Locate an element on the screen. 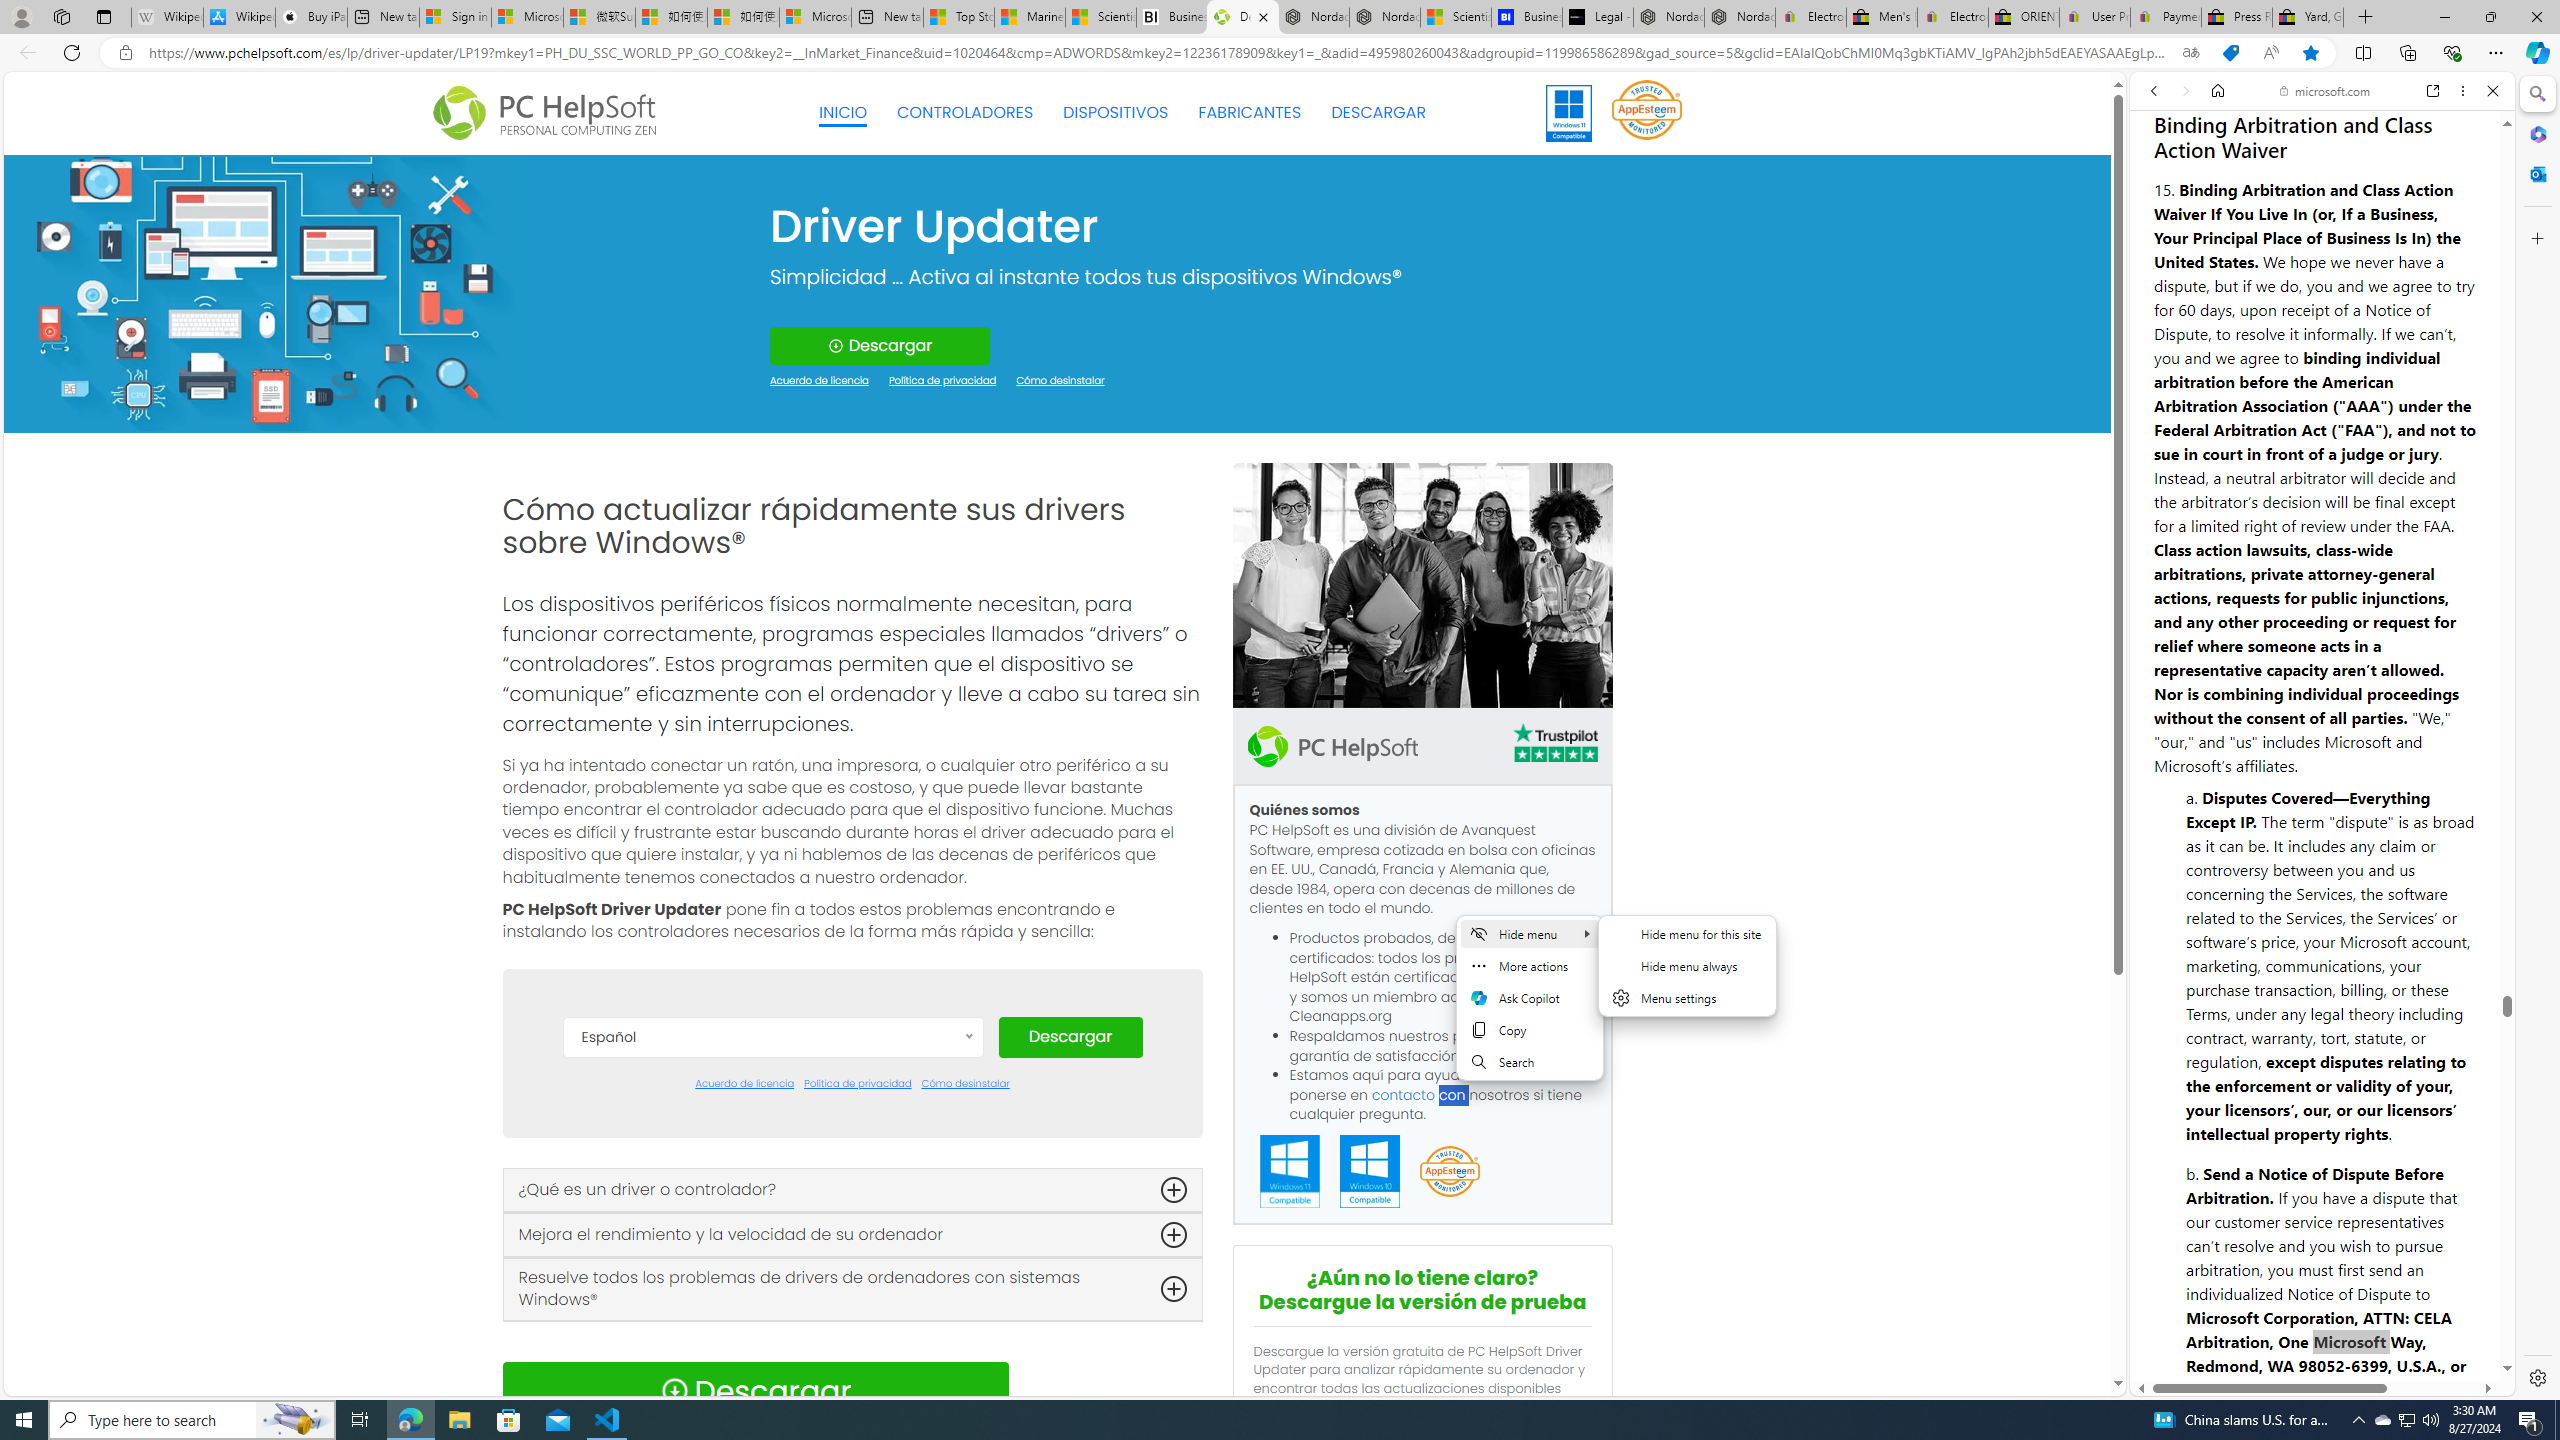  'DISPOSITIVOS' is located at coordinates (1116, 112).